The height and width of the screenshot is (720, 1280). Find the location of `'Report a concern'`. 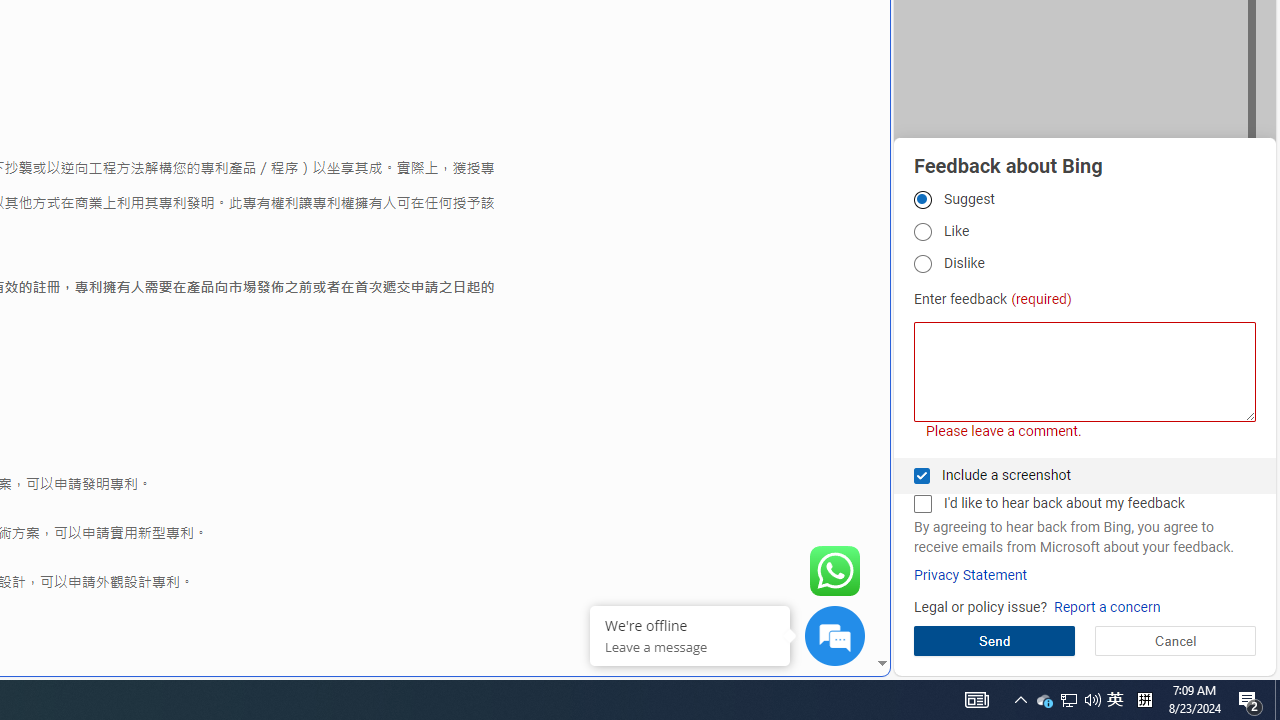

'Report a concern' is located at coordinates (1106, 606).